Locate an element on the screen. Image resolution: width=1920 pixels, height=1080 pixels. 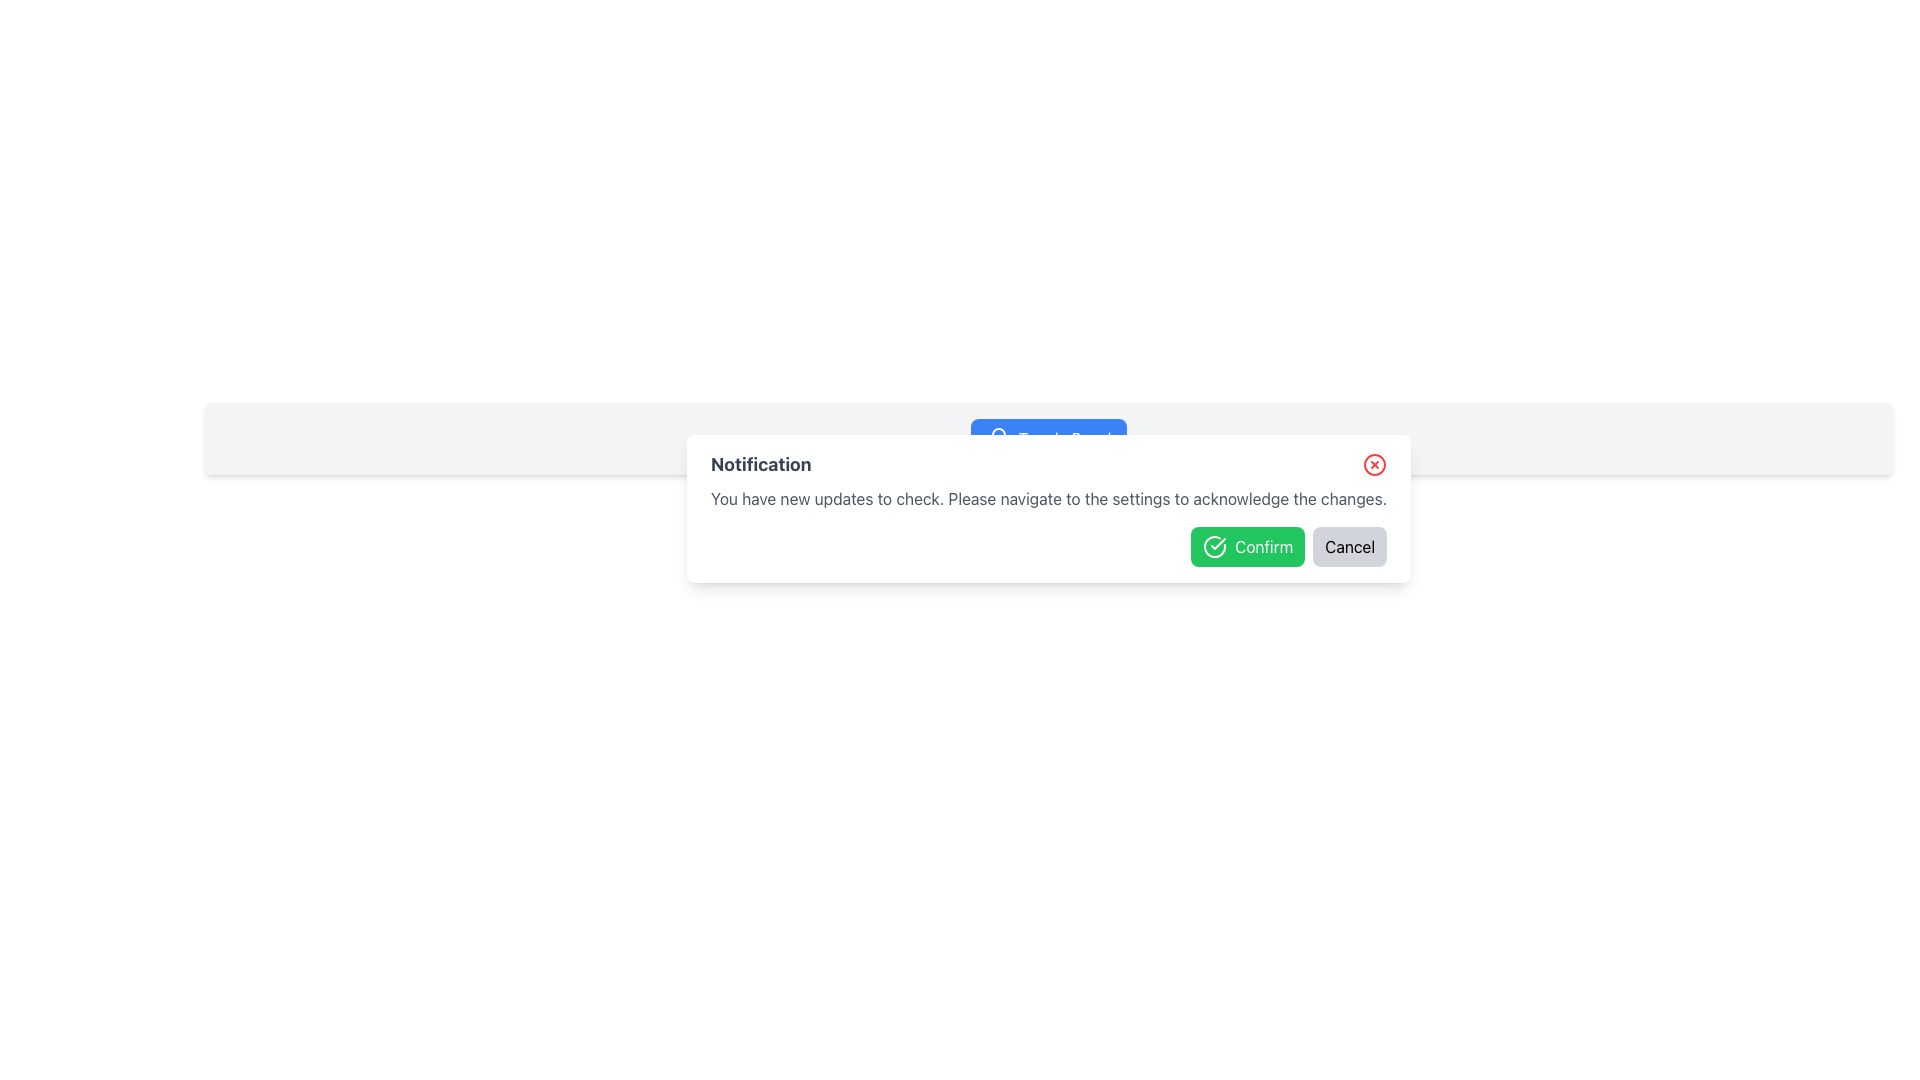
the Confirm button on the Notification Panel to acknowledge updates is located at coordinates (1048, 438).